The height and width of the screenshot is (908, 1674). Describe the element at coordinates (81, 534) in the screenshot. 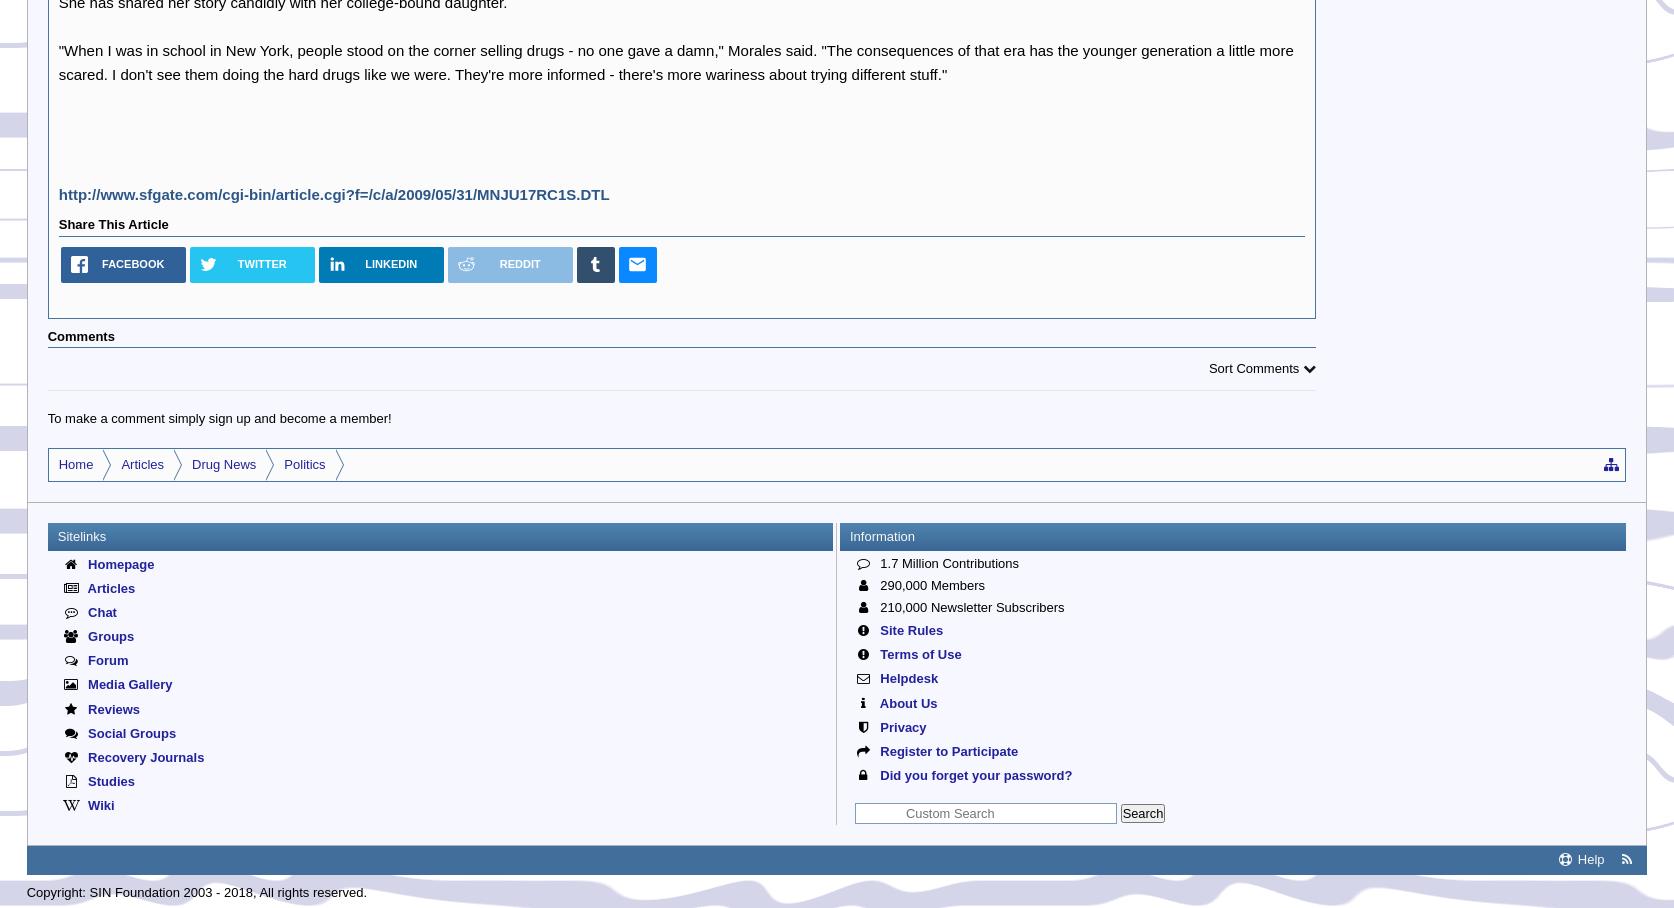

I see `'Sitelinks'` at that location.